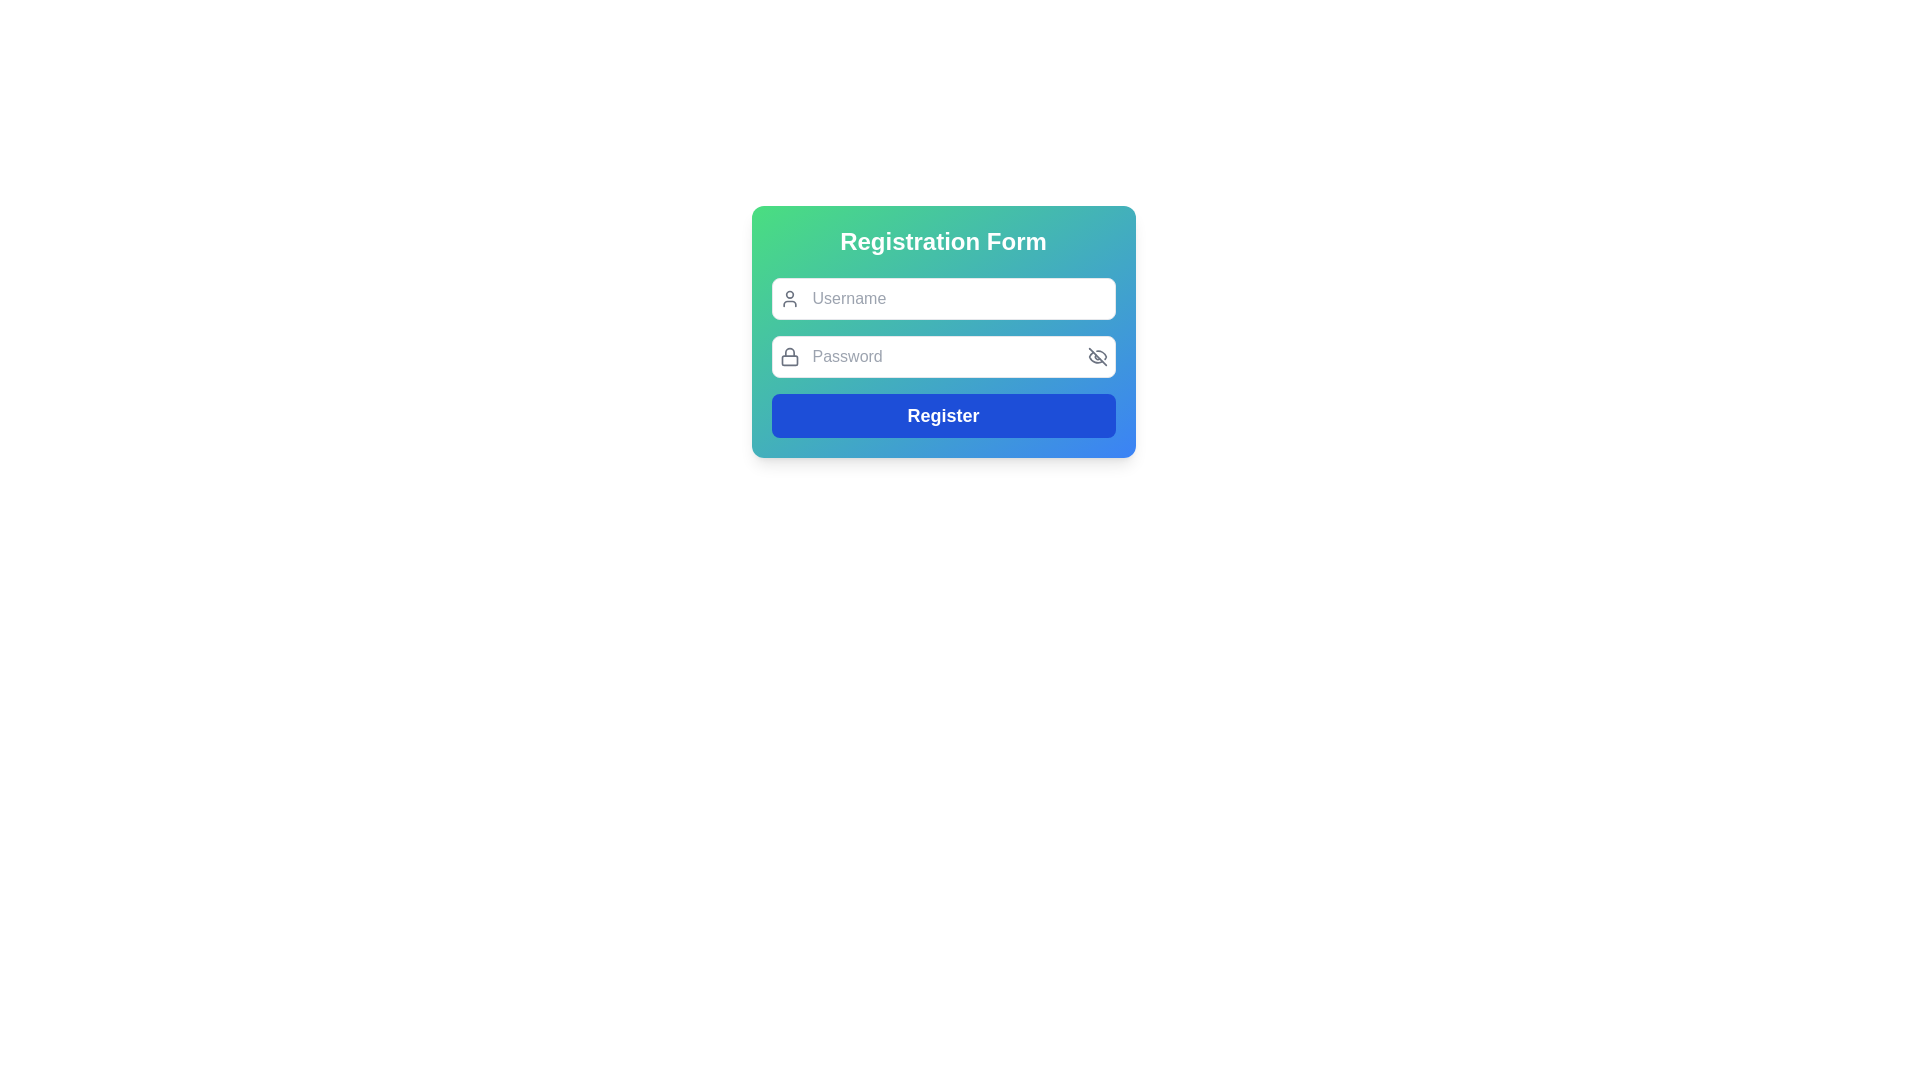  I want to click on the Password input field in the Registration Form, which is styled with a blue background and includes a visibility toggle button, so click(942, 357).